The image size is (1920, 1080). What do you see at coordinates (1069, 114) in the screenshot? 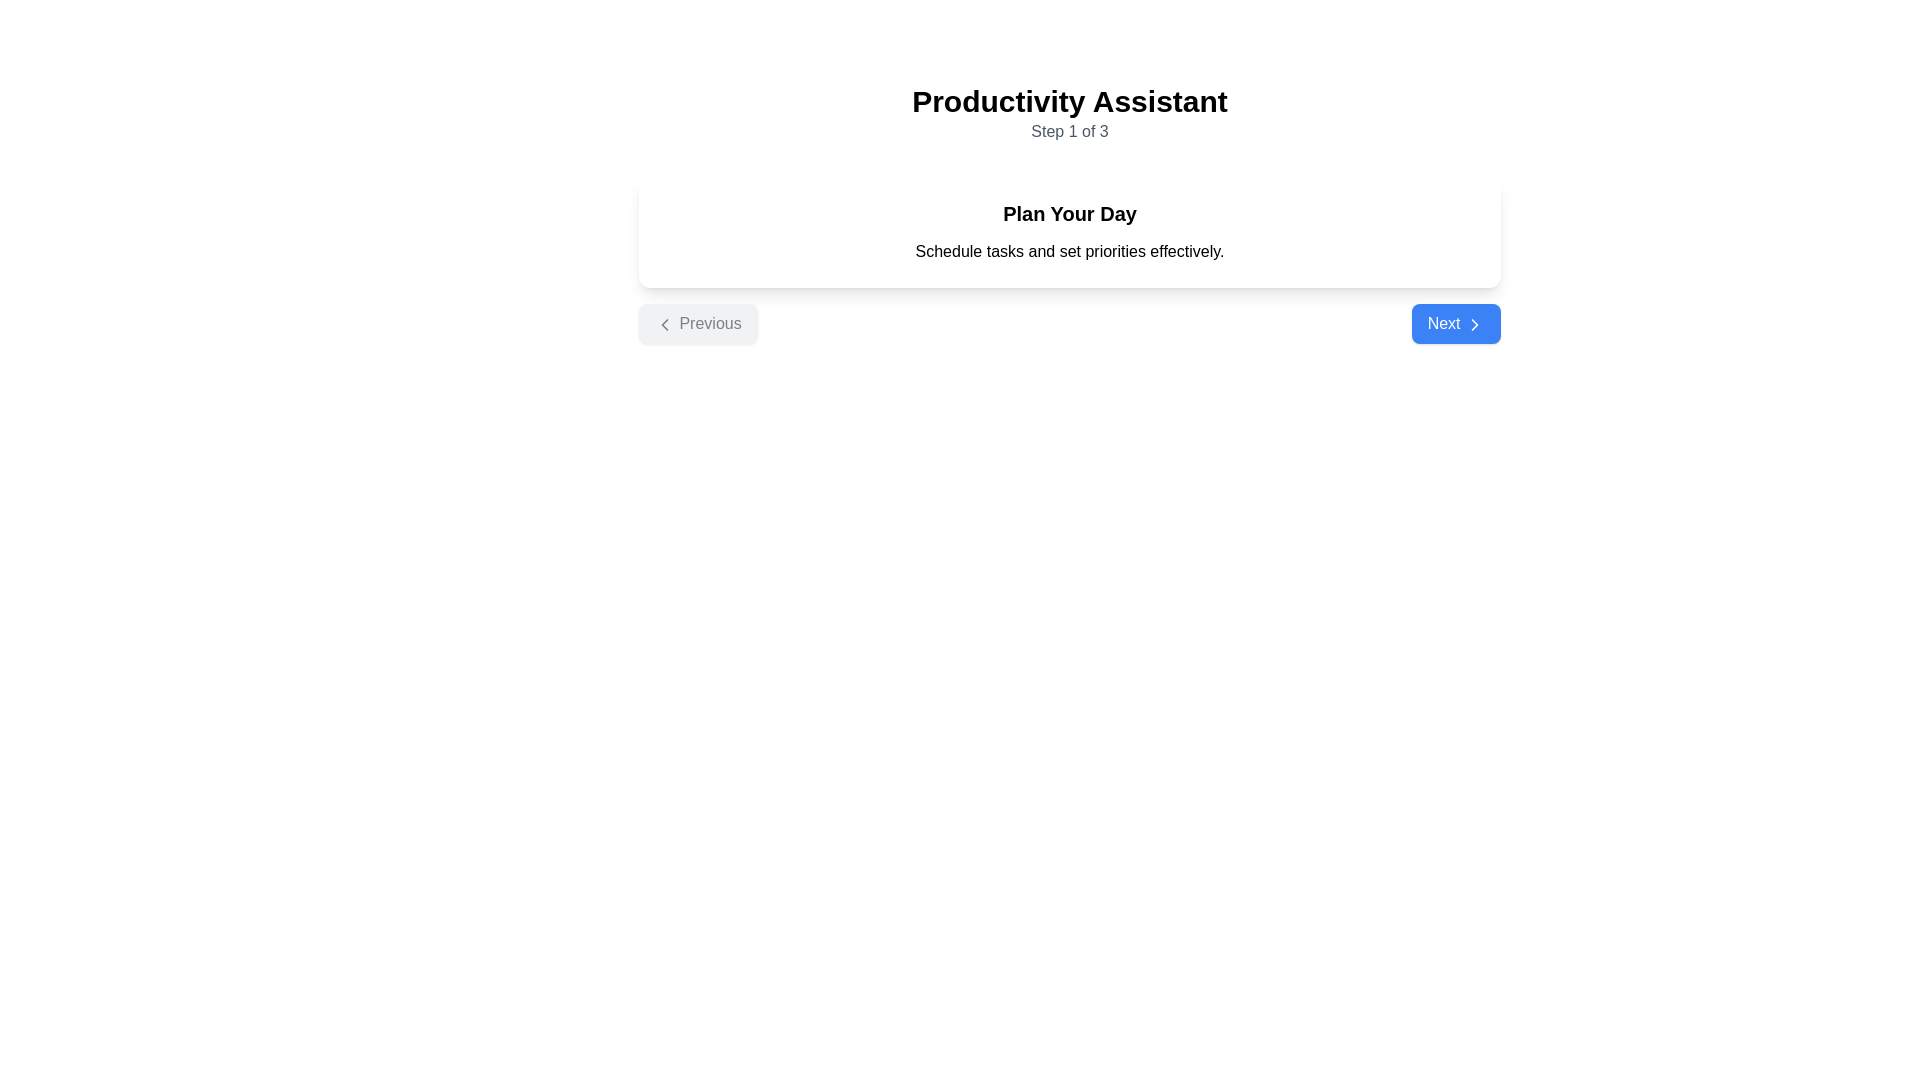
I see `the text-based informative component with the header 'Productivity Assistant' and subheader 'Step 1 of 3' located at the top of the page` at bounding box center [1069, 114].